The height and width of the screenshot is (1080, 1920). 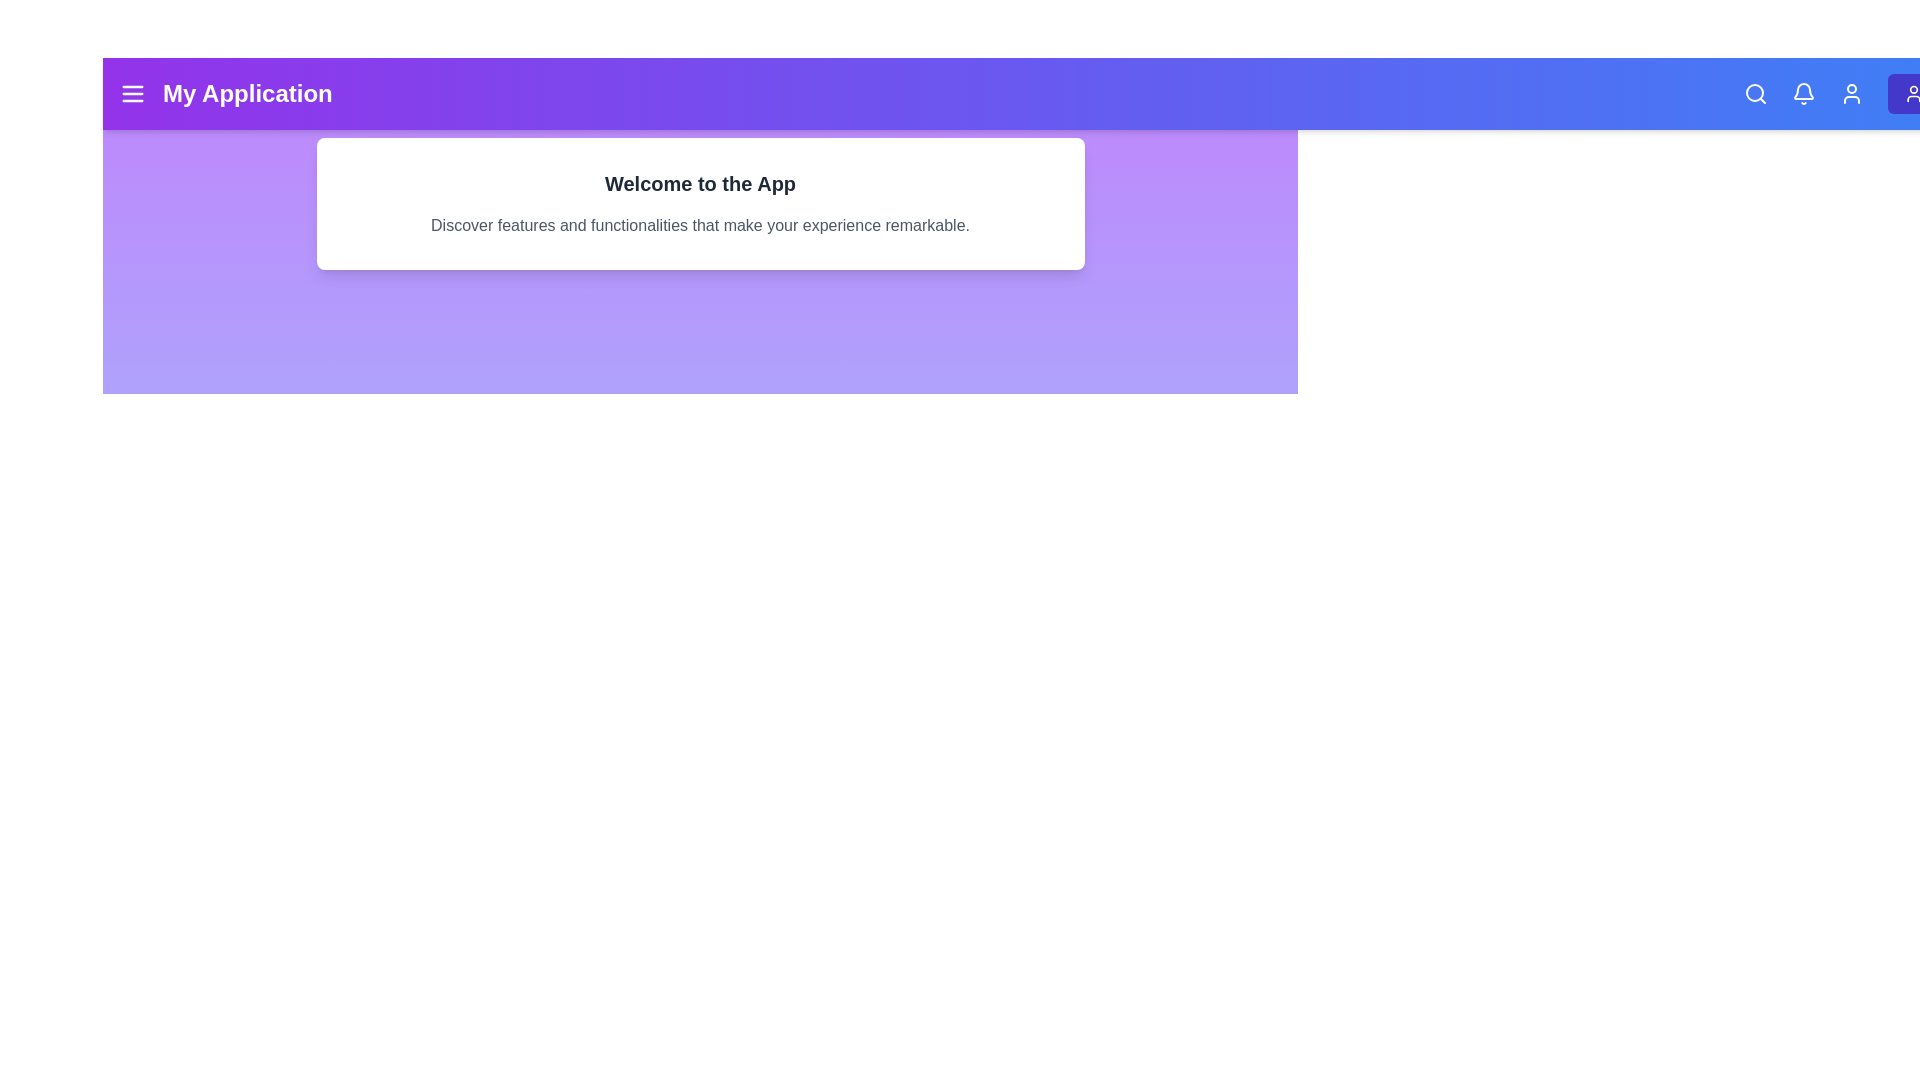 What do you see at coordinates (1850, 93) in the screenshot?
I see `the user profile icon` at bounding box center [1850, 93].